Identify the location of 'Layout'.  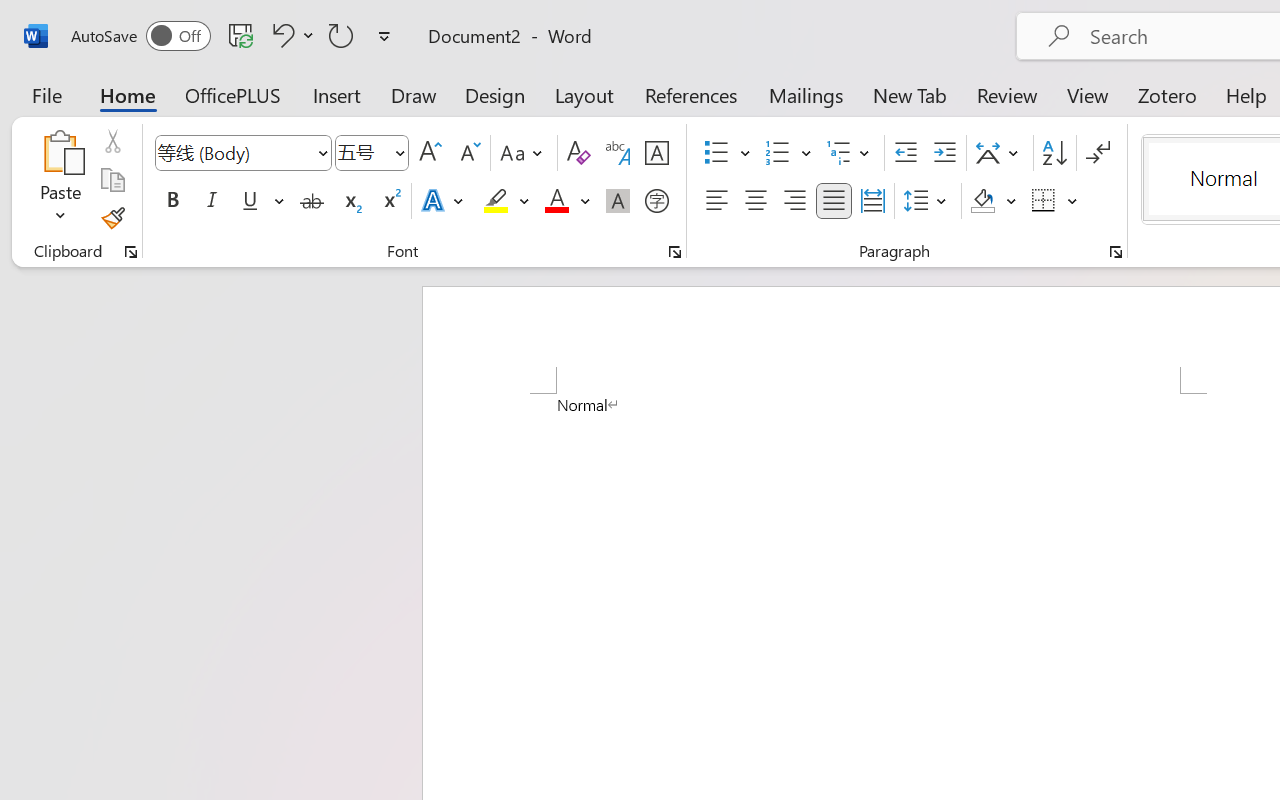
(583, 94).